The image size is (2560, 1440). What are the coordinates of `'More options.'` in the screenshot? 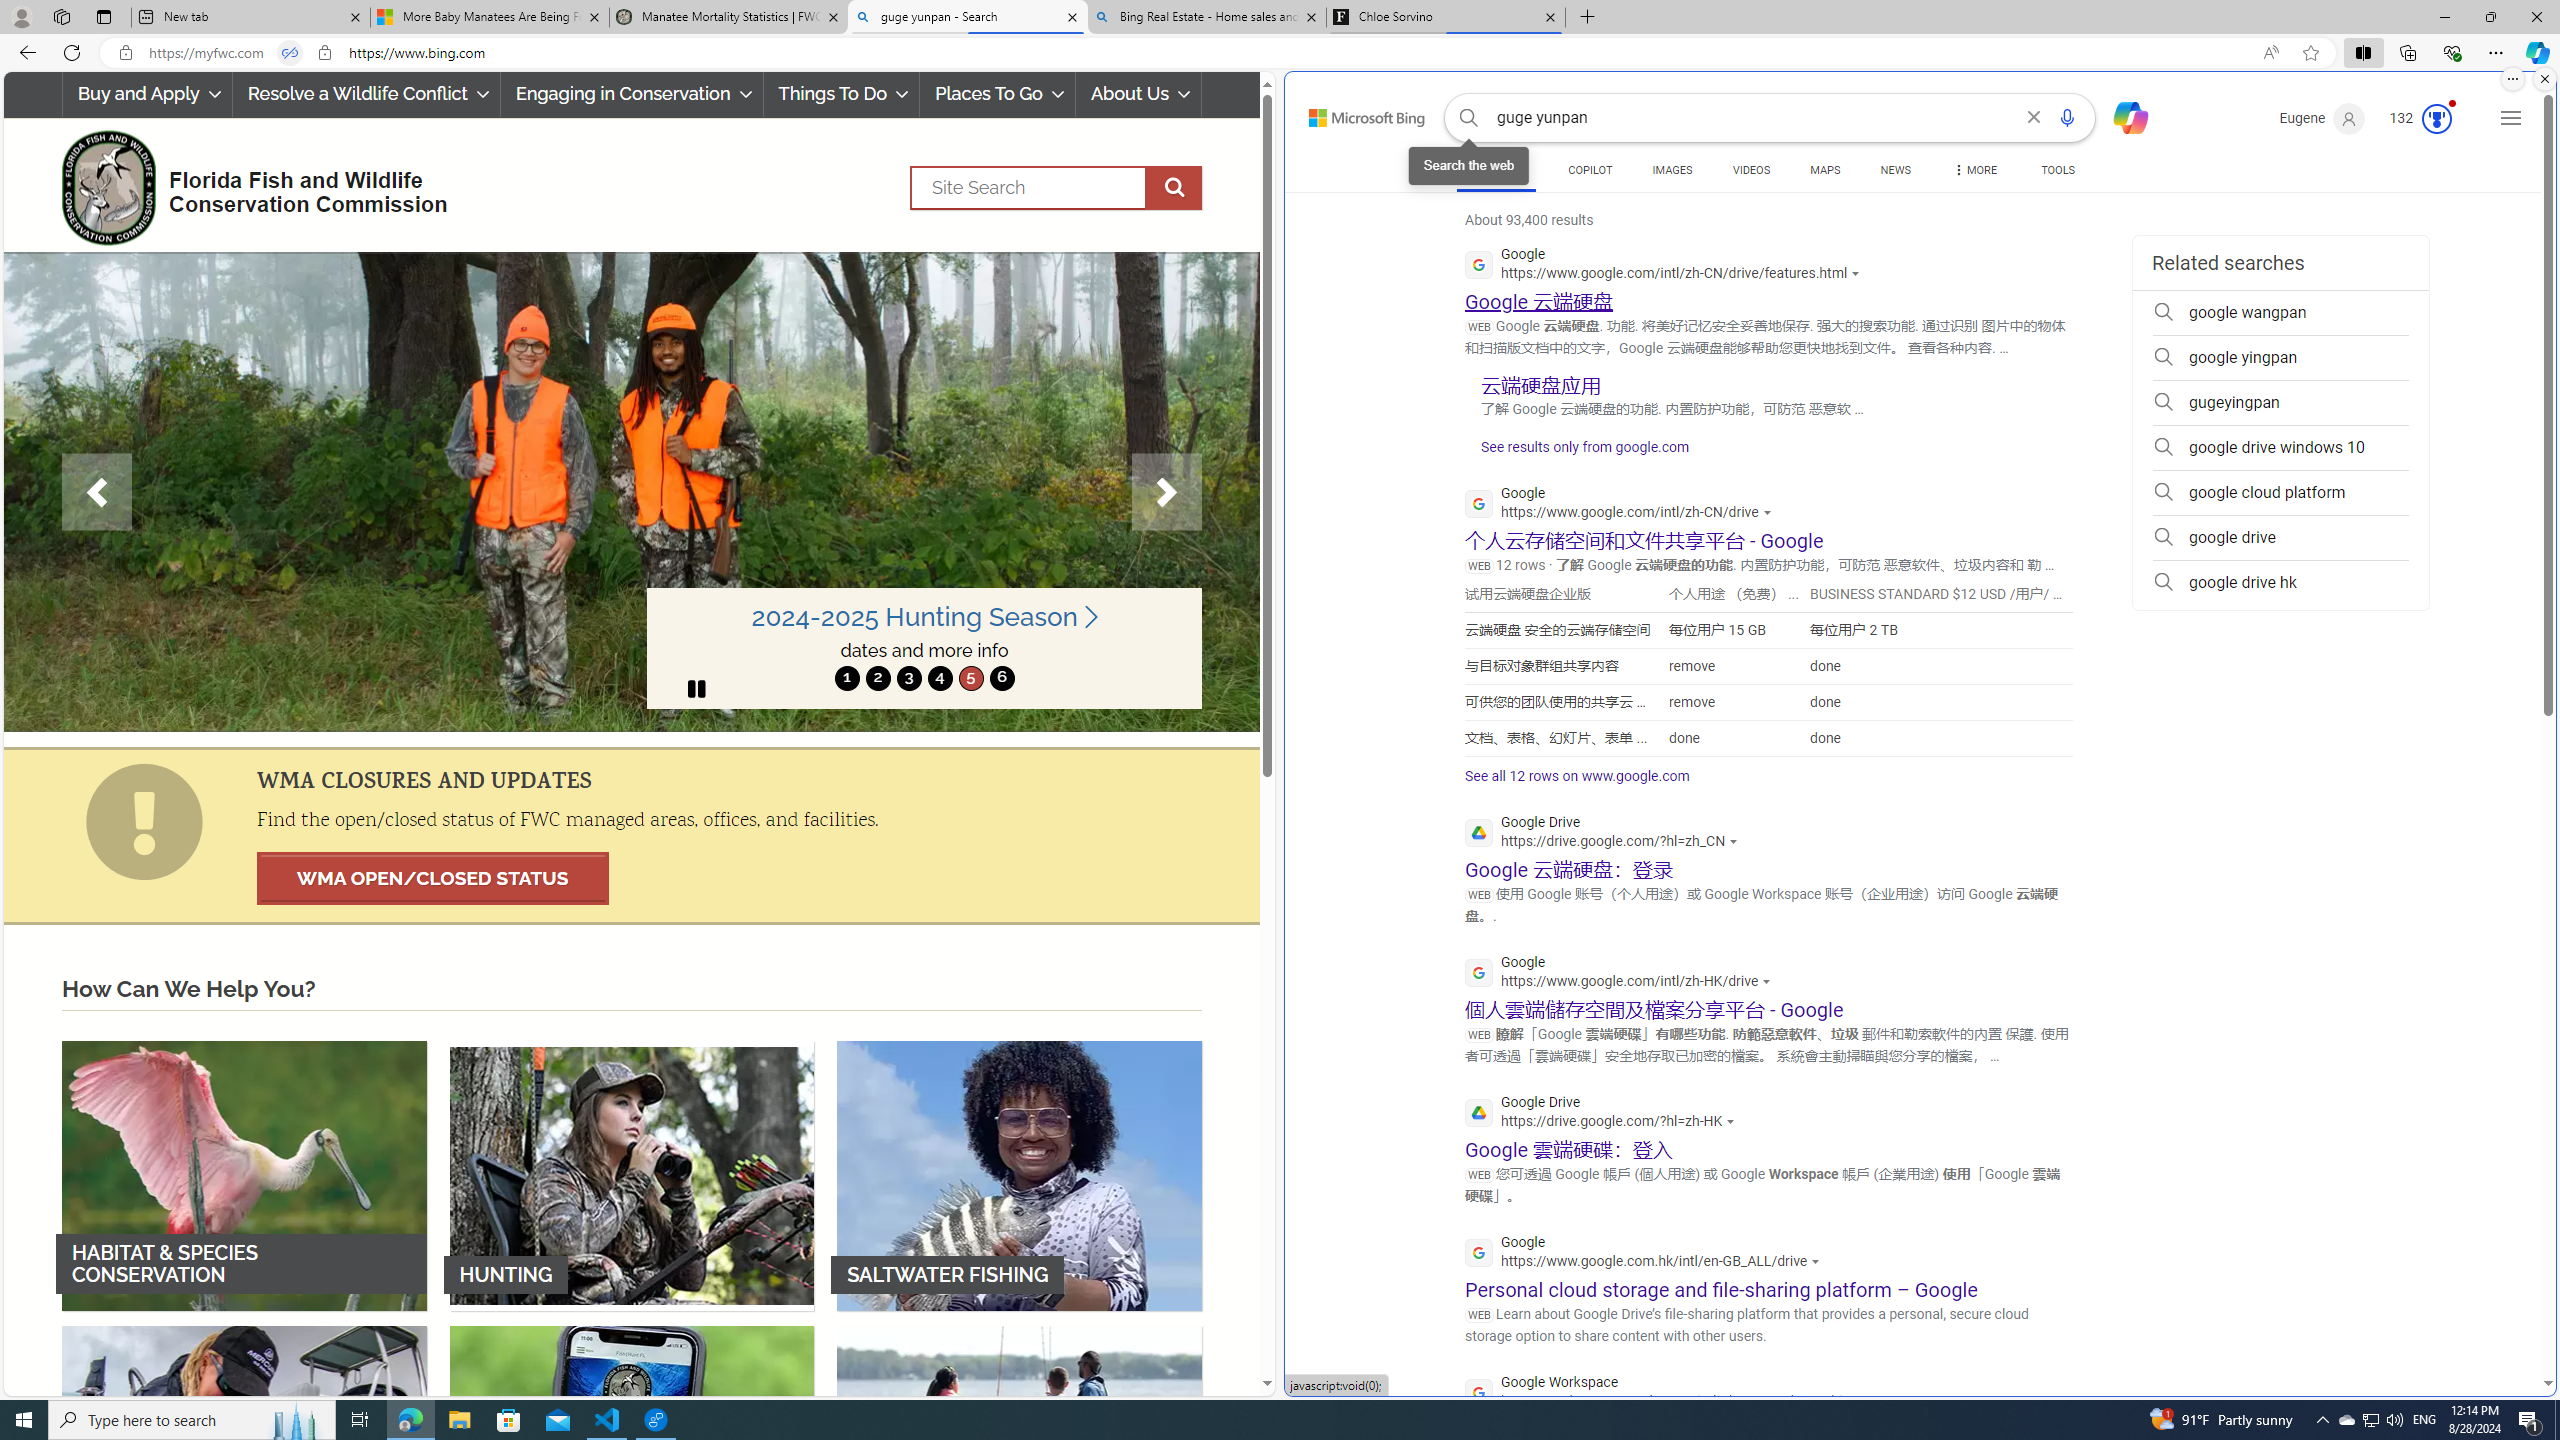 It's located at (2511, 78).